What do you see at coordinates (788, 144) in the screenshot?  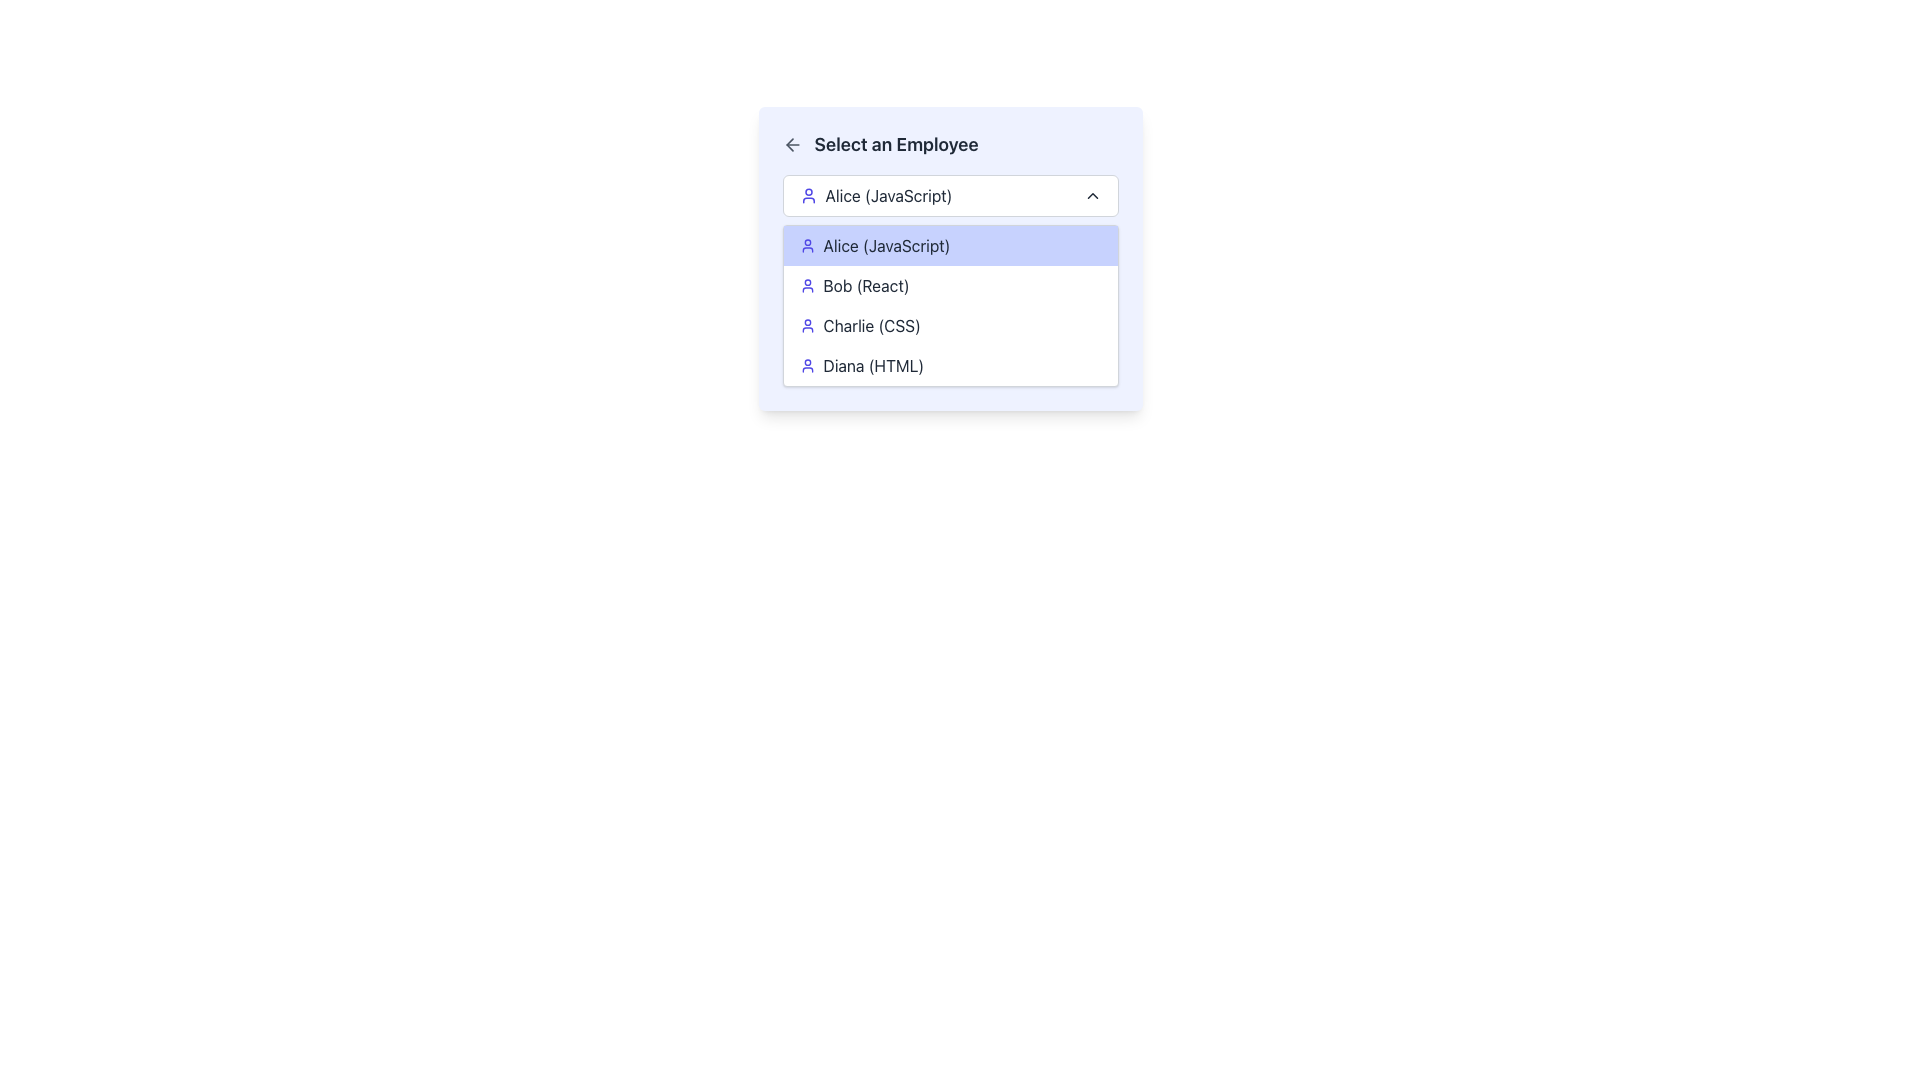 I see `the leftward-pointing arrow icon, which is part of a navigation or back button located at the top left of the dropdown menu near the 'Select an Employee' title` at bounding box center [788, 144].